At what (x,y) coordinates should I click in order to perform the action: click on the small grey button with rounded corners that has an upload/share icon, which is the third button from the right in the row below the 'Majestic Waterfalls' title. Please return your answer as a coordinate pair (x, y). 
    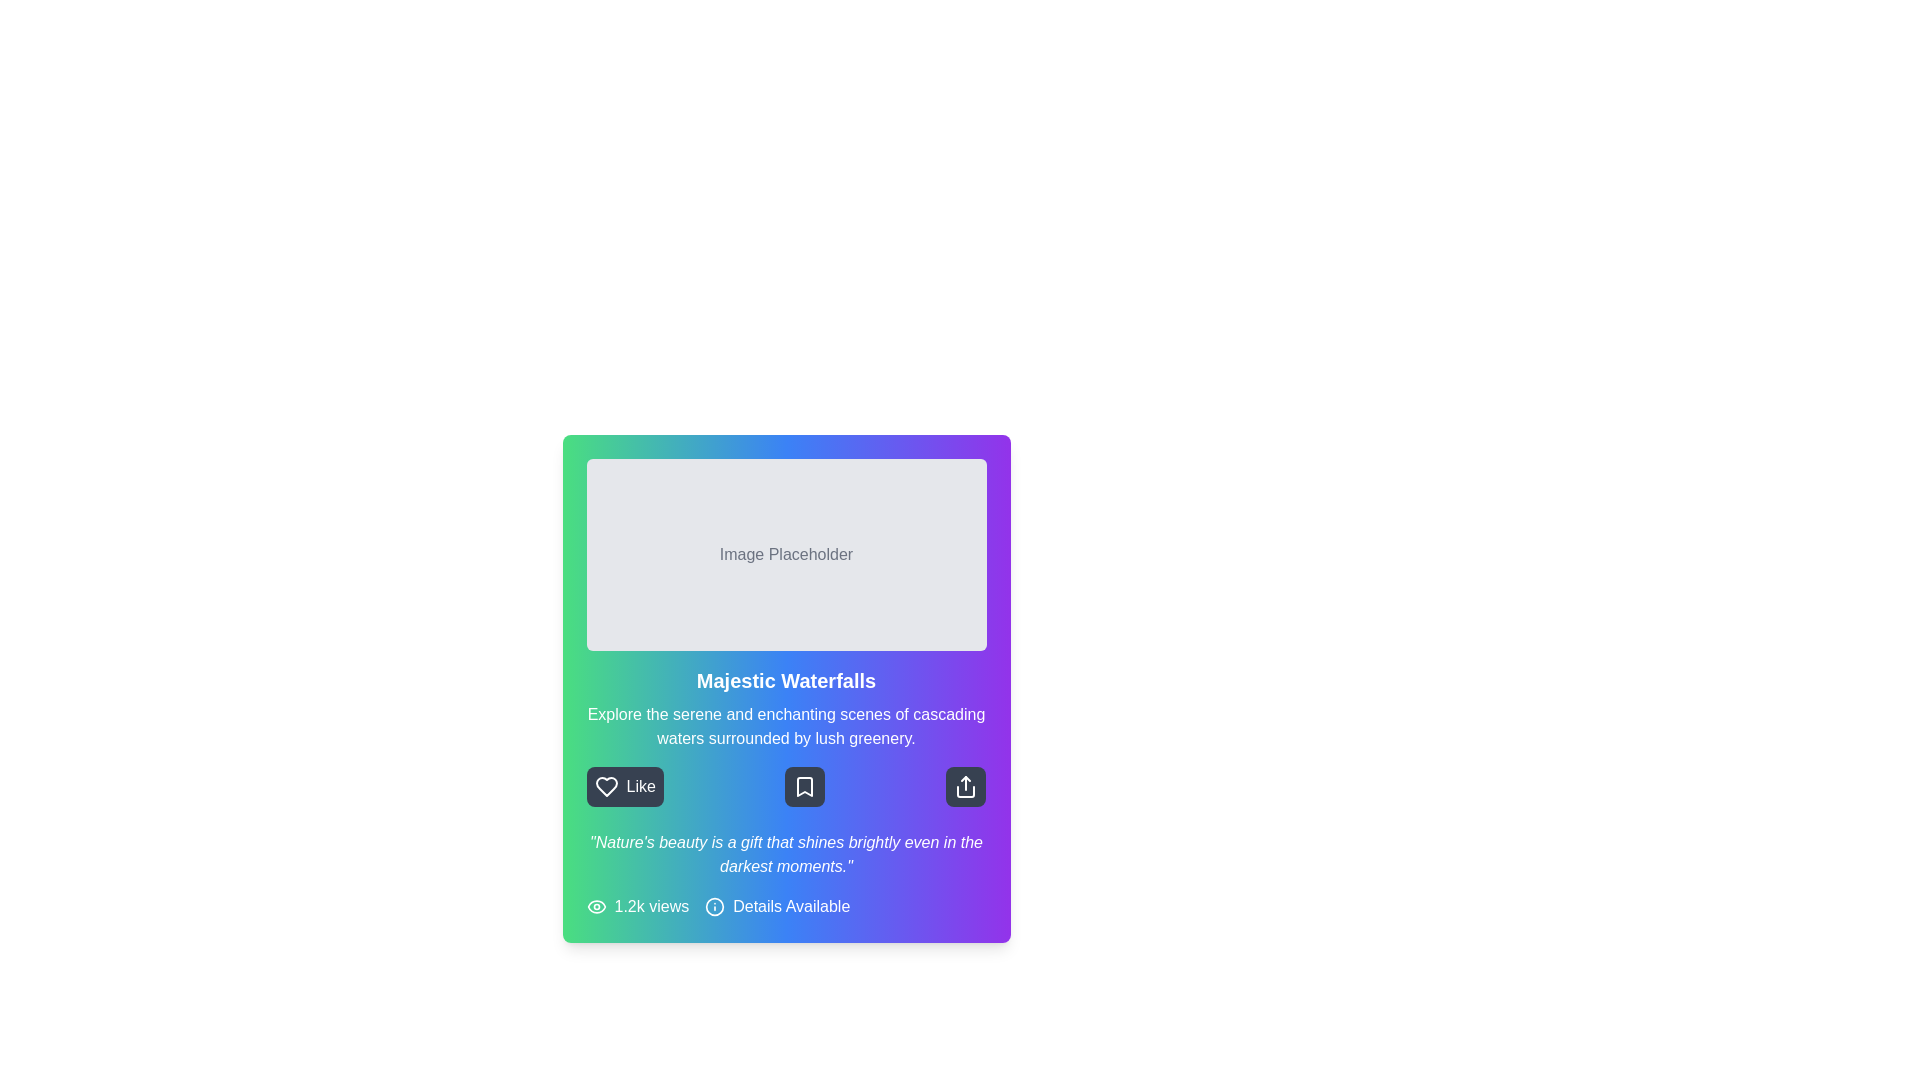
    Looking at the image, I should click on (966, 785).